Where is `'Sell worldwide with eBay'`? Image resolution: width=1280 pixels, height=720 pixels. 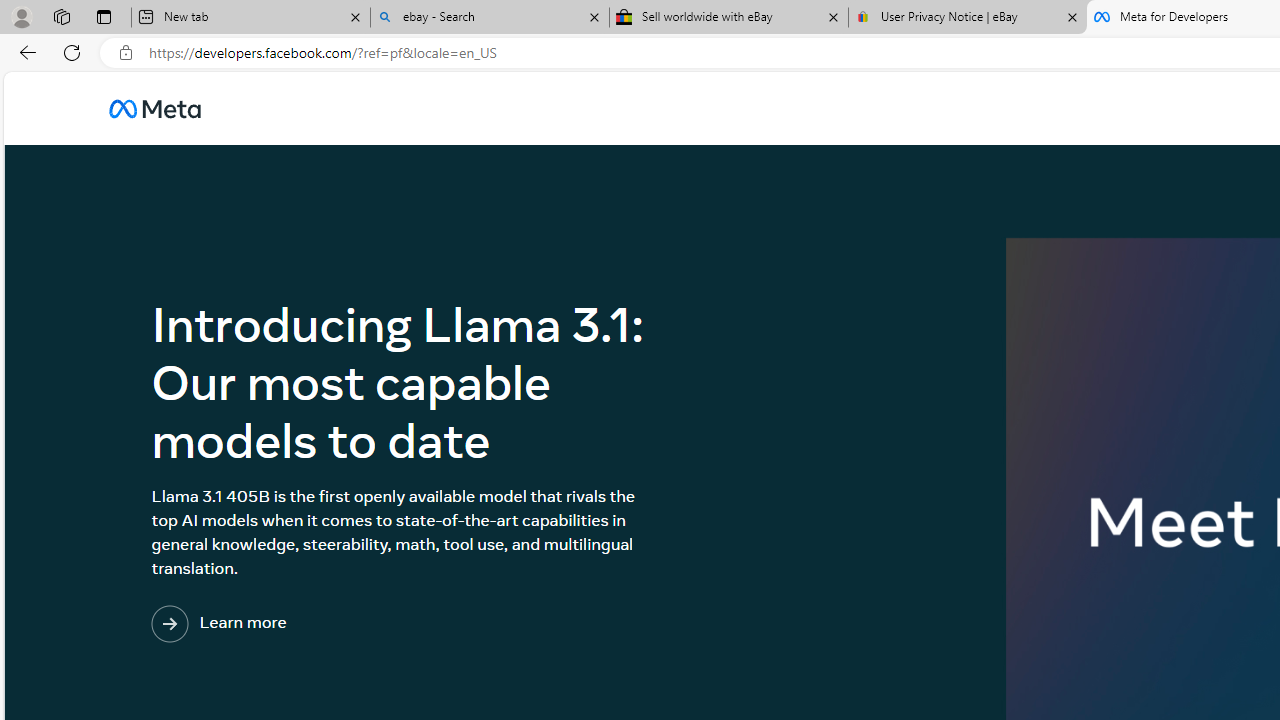
'Sell worldwide with eBay' is located at coordinates (728, 17).